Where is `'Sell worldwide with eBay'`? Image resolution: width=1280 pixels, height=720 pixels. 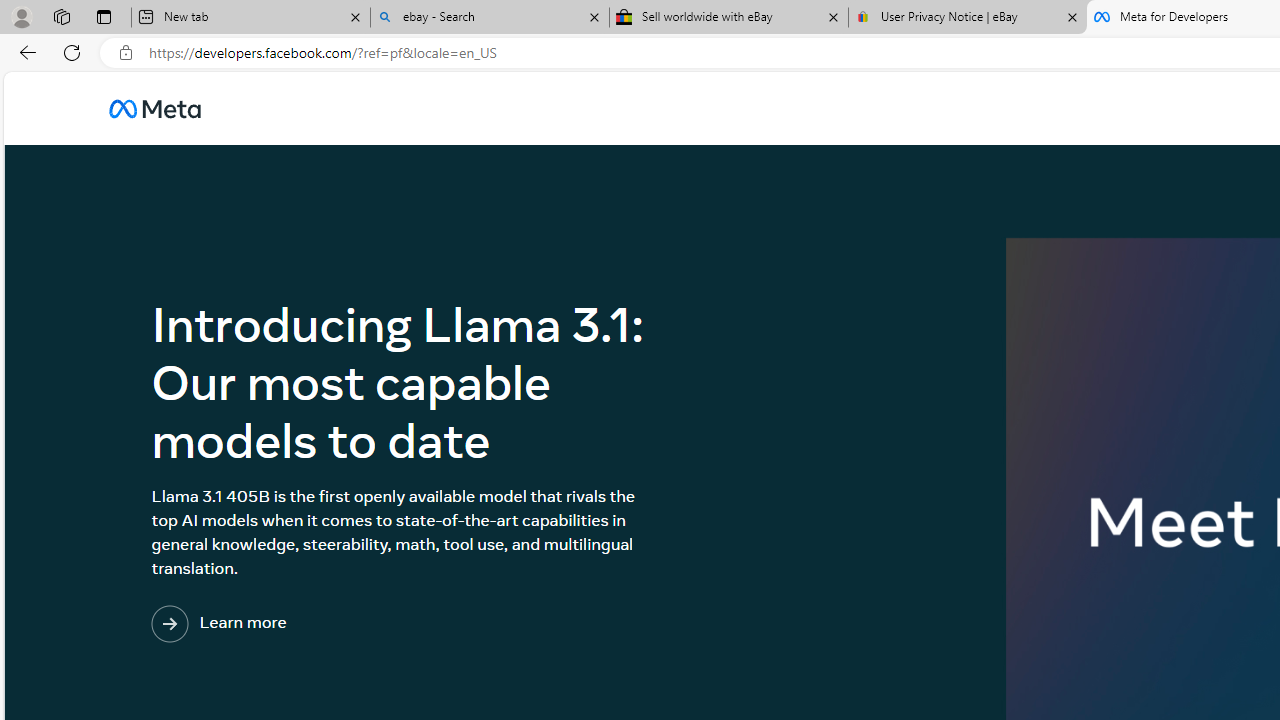
'Sell worldwide with eBay' is located at coordinates (728, 17).